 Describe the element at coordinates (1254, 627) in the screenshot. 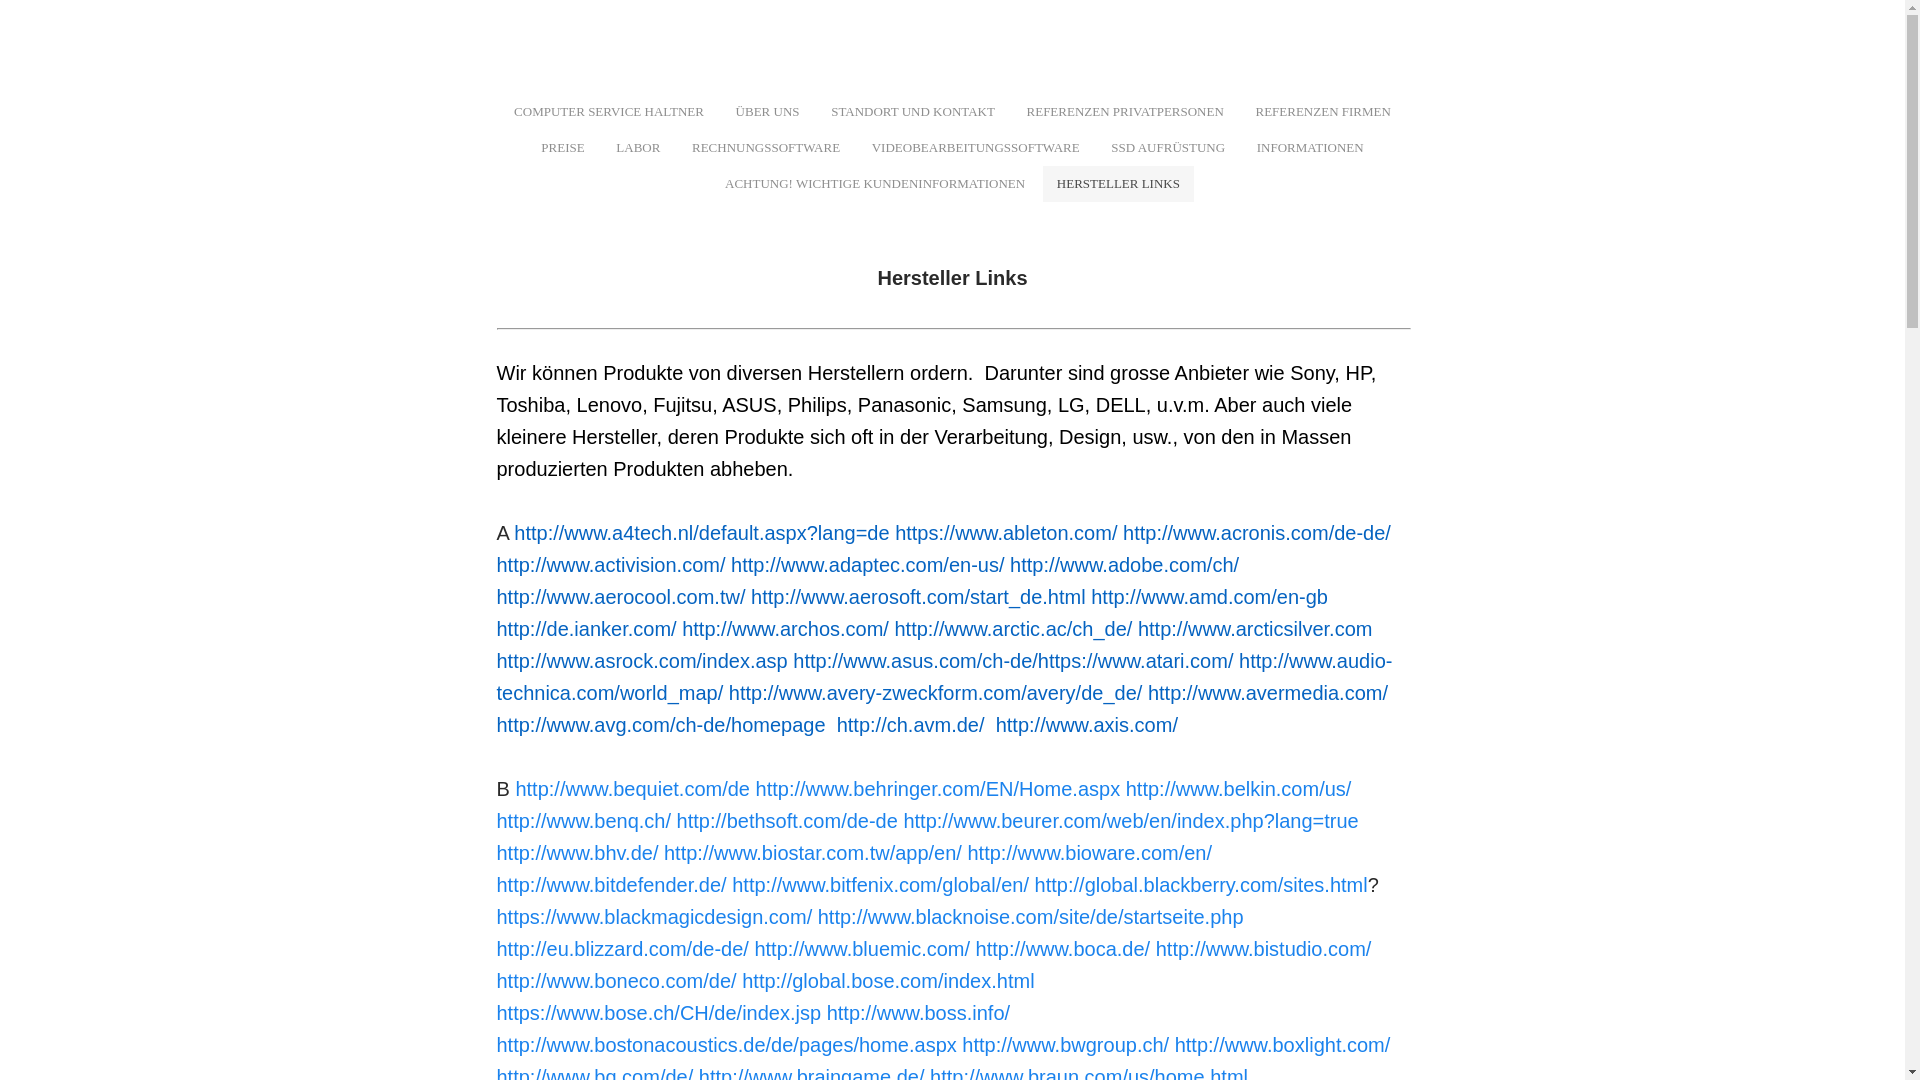

I see `'http://www.arcticsilver.com'` at that location.